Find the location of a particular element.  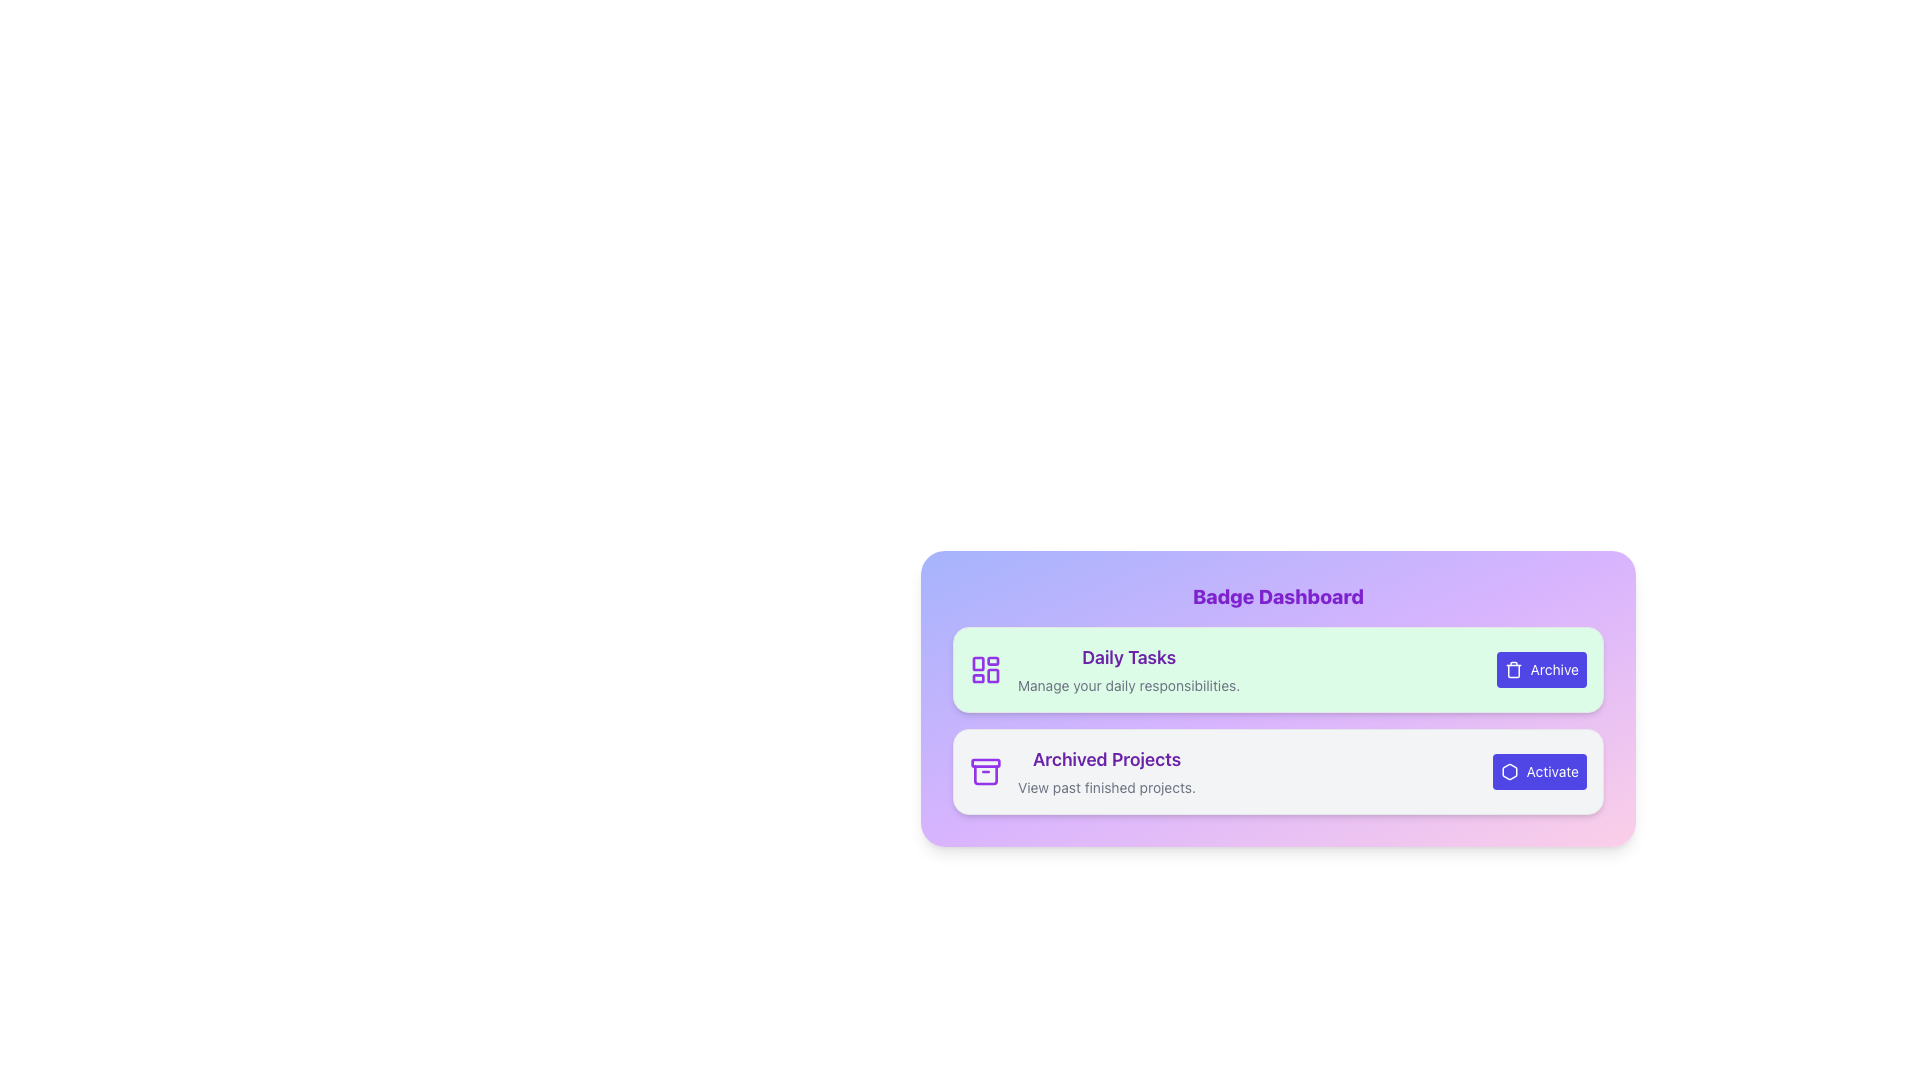

the trash can icon within the 'Archive' button located in the top right corner of the green-highlighted 'Daily Tasks' section of the Badge Dashboard interface is located at coordinates (1513, 670).